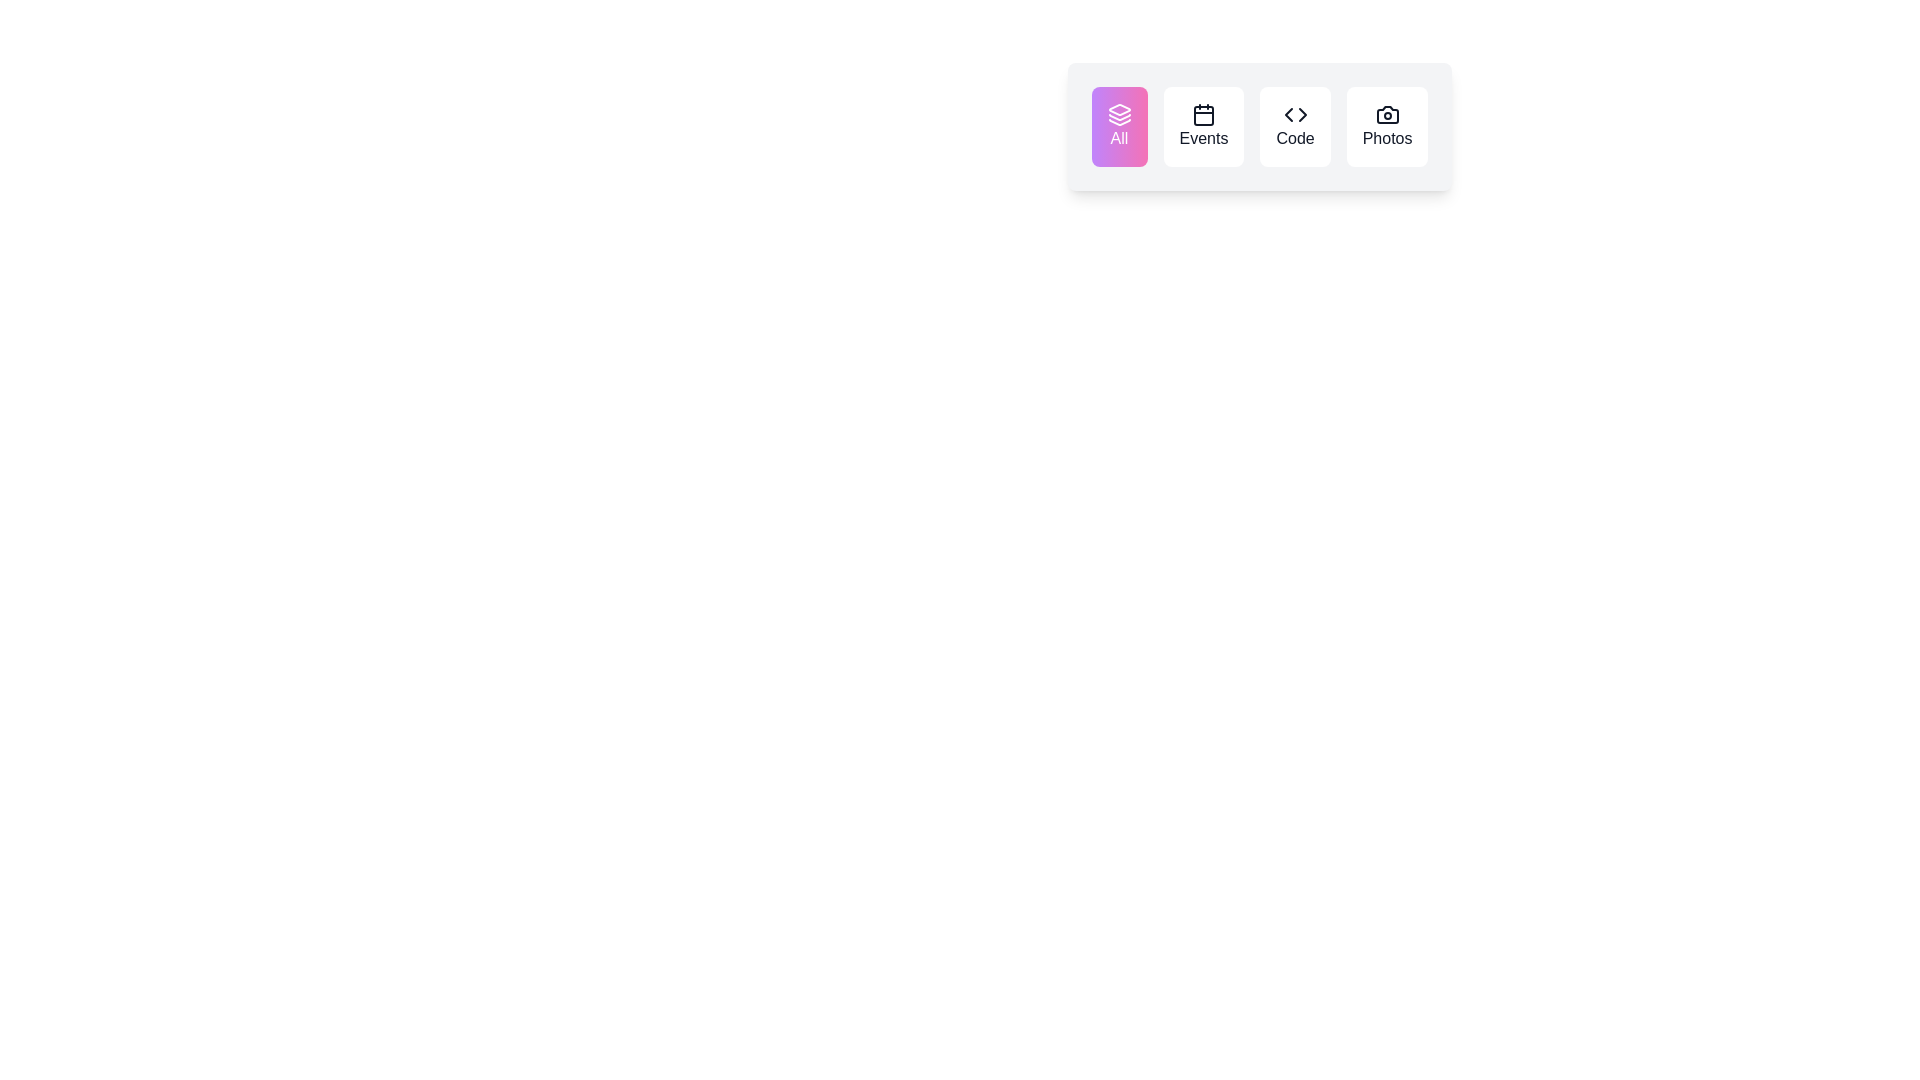  I want to click on the 'Events' button, which is a rectangular button with a white background, a black calendar icon, and the label 'Events' in black text, located between the 'All' button and the 'Code' button, so click(1203, 127).